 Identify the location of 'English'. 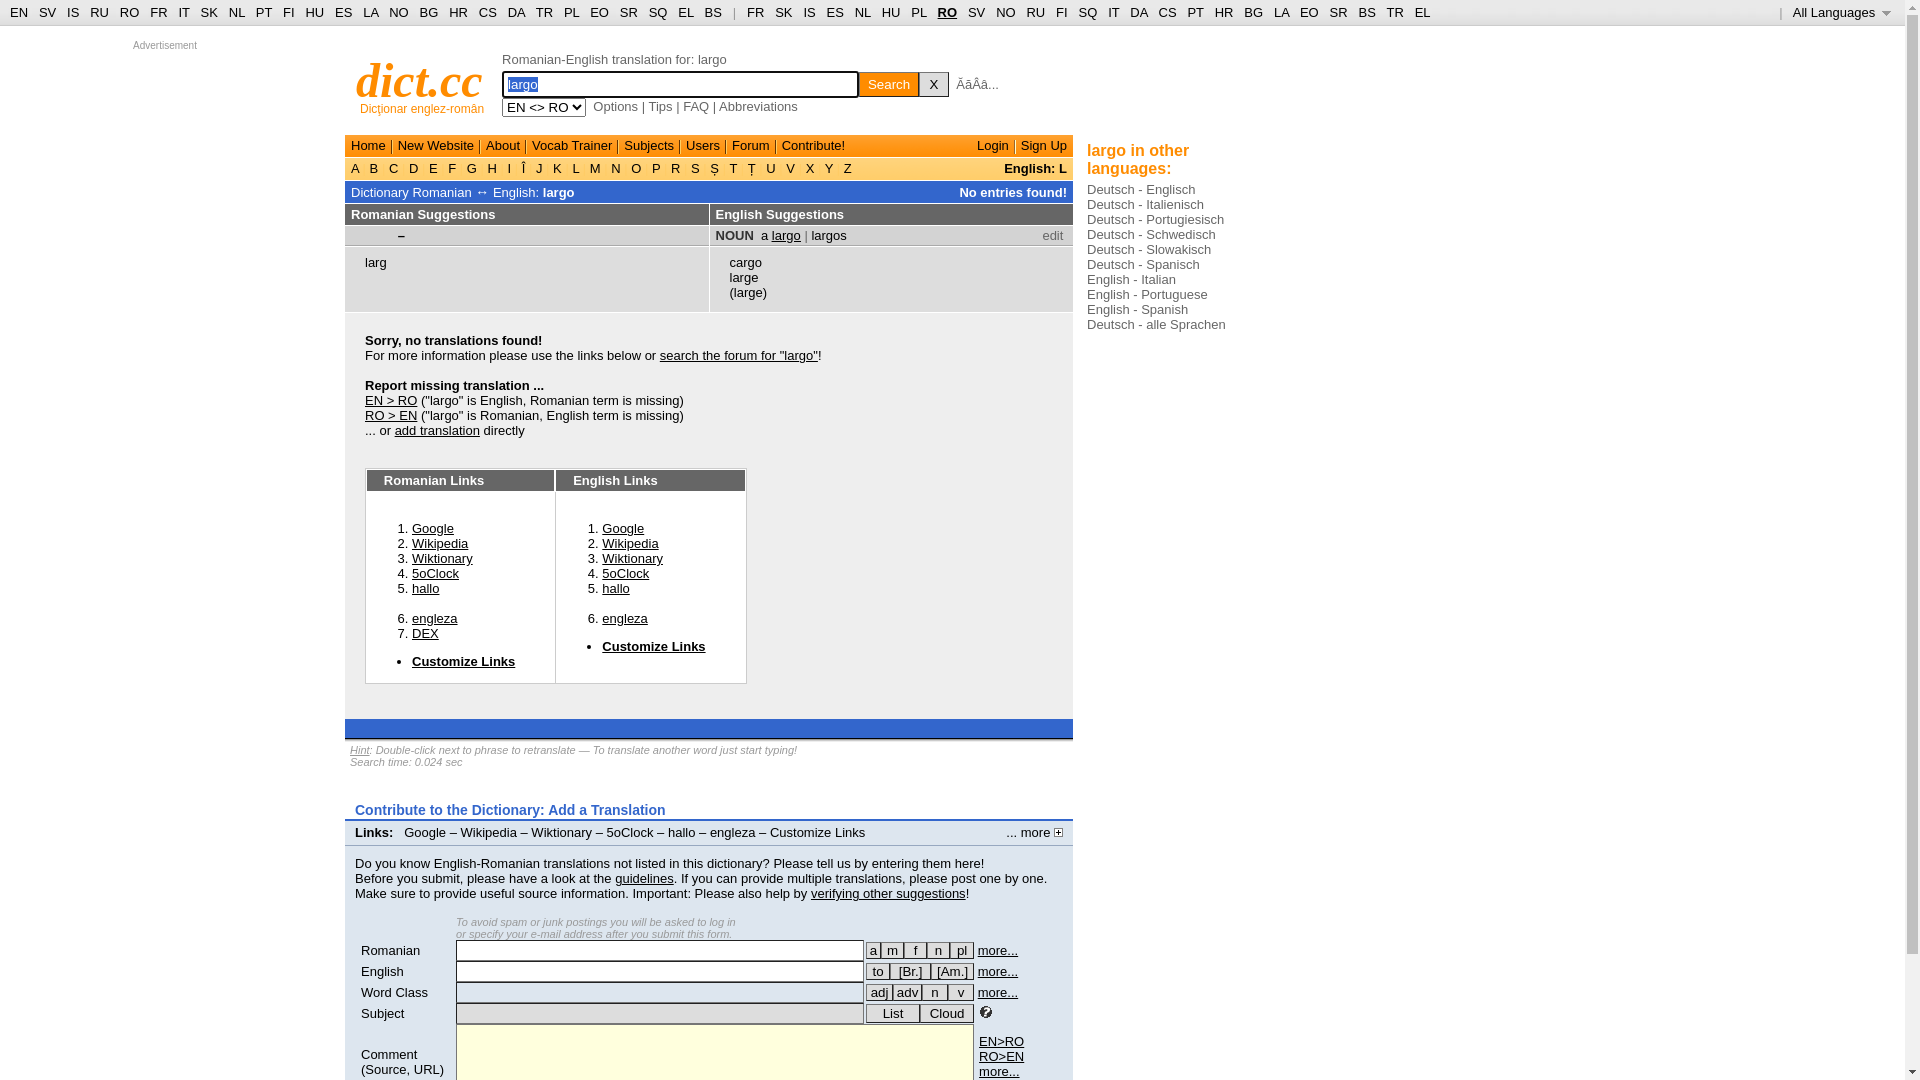
(382, 970).